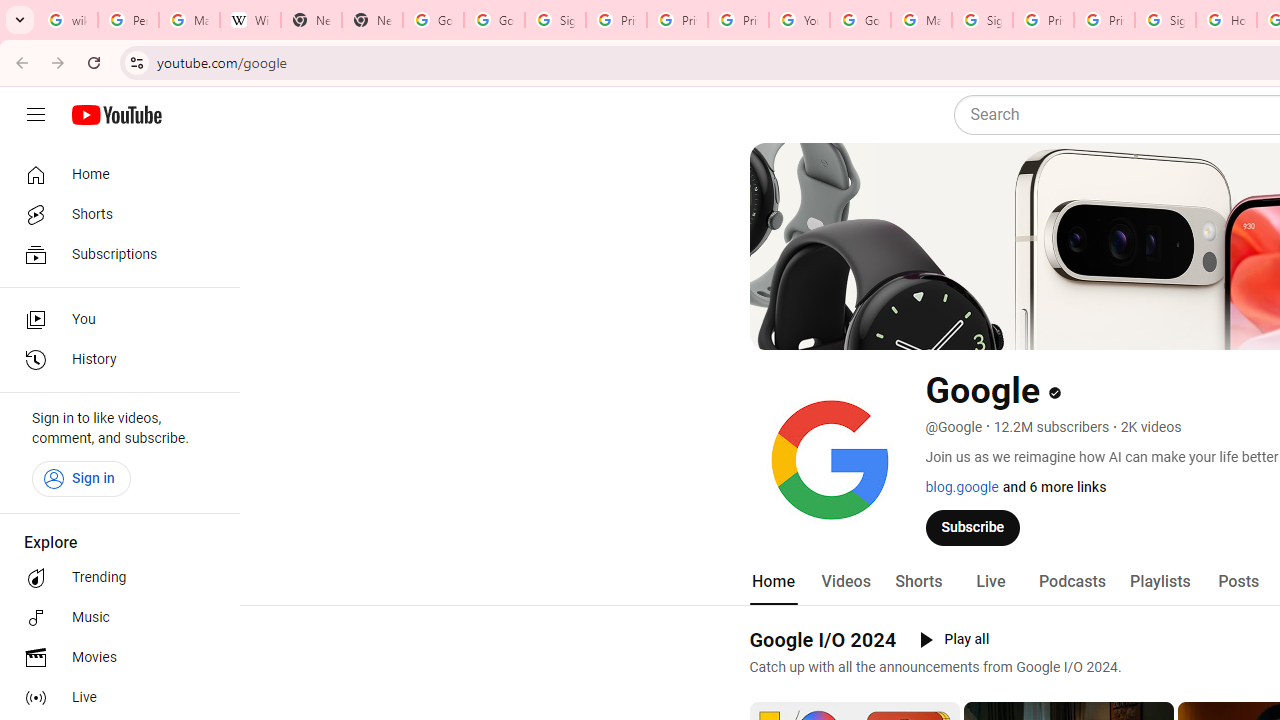 The height and width of the screenshot is (720, 1280). Describe the element at coordinates (953, 640) in the screenshot. I see `'Play all'` at that location.